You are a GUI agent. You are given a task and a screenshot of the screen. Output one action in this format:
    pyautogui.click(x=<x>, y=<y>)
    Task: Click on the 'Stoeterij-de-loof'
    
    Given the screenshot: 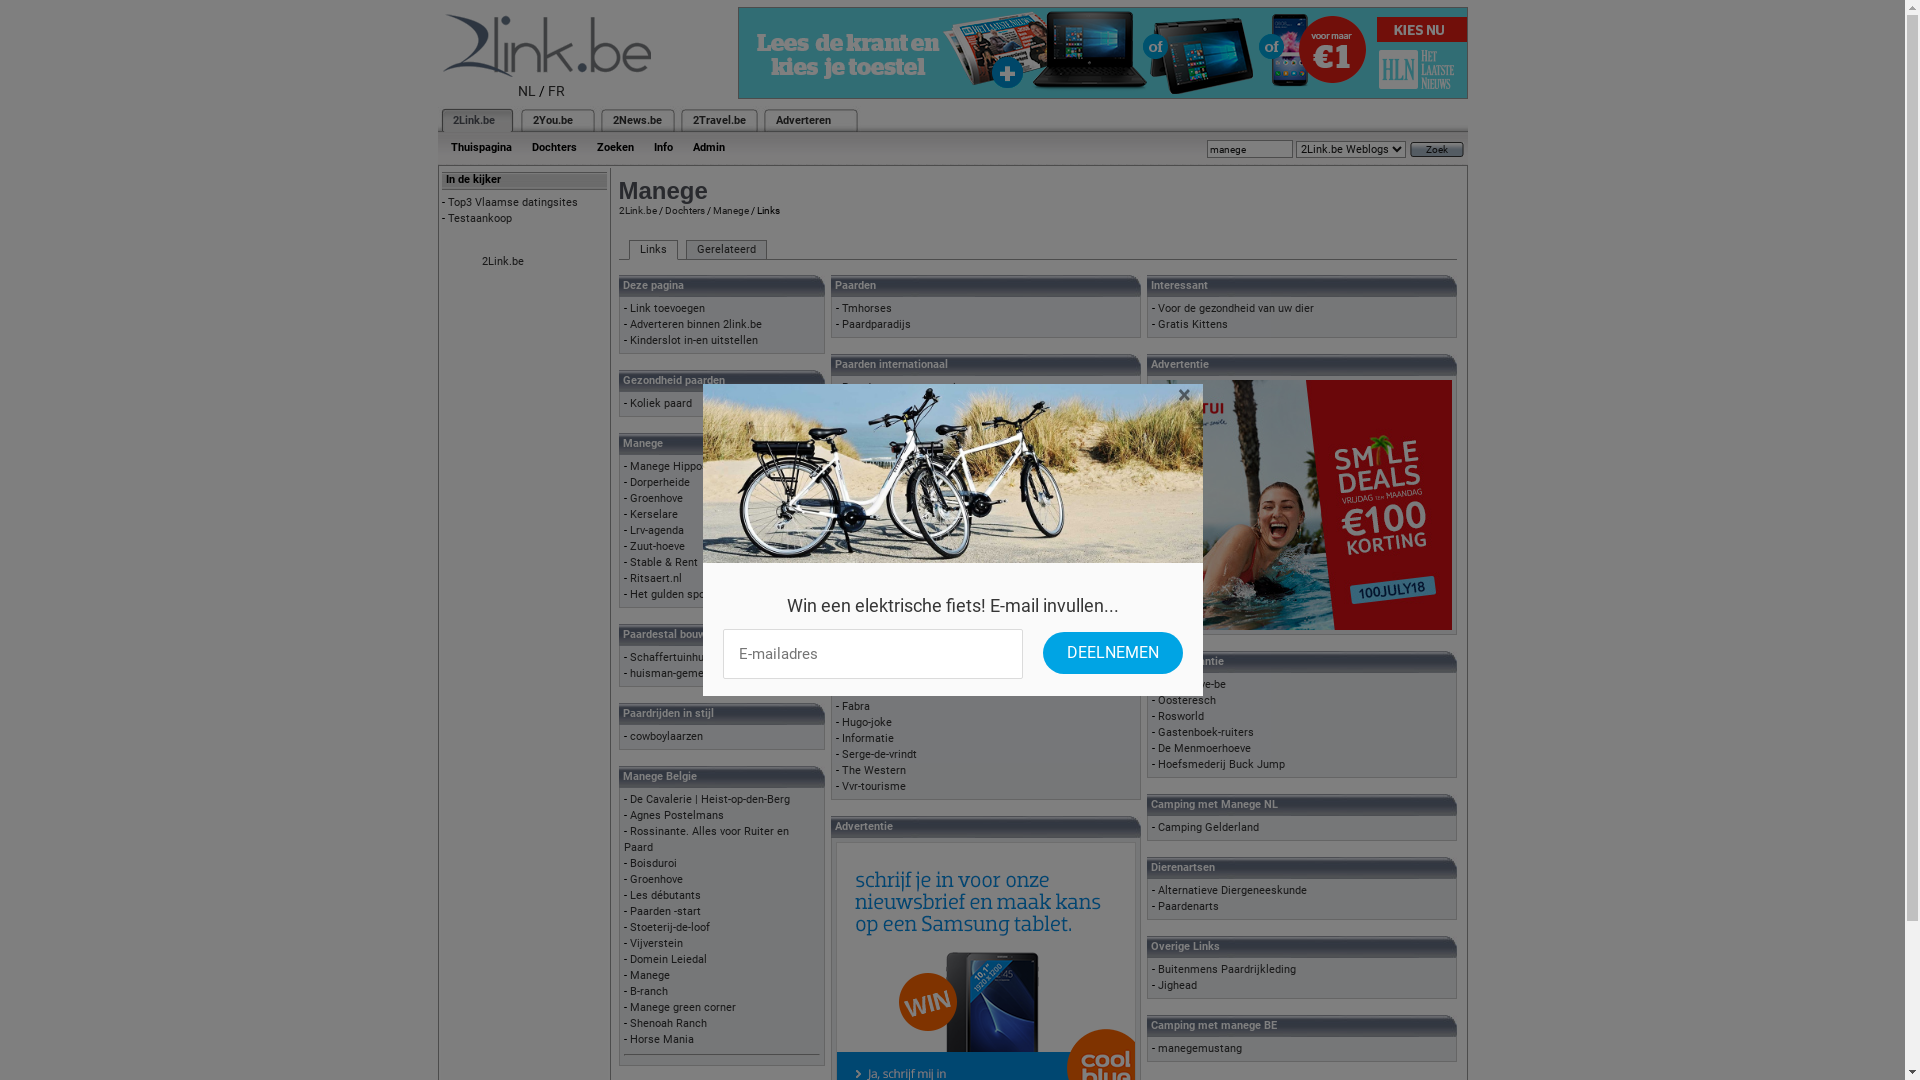 What is the action you would take?
    pyautogui.click(x=628, y=927)
    